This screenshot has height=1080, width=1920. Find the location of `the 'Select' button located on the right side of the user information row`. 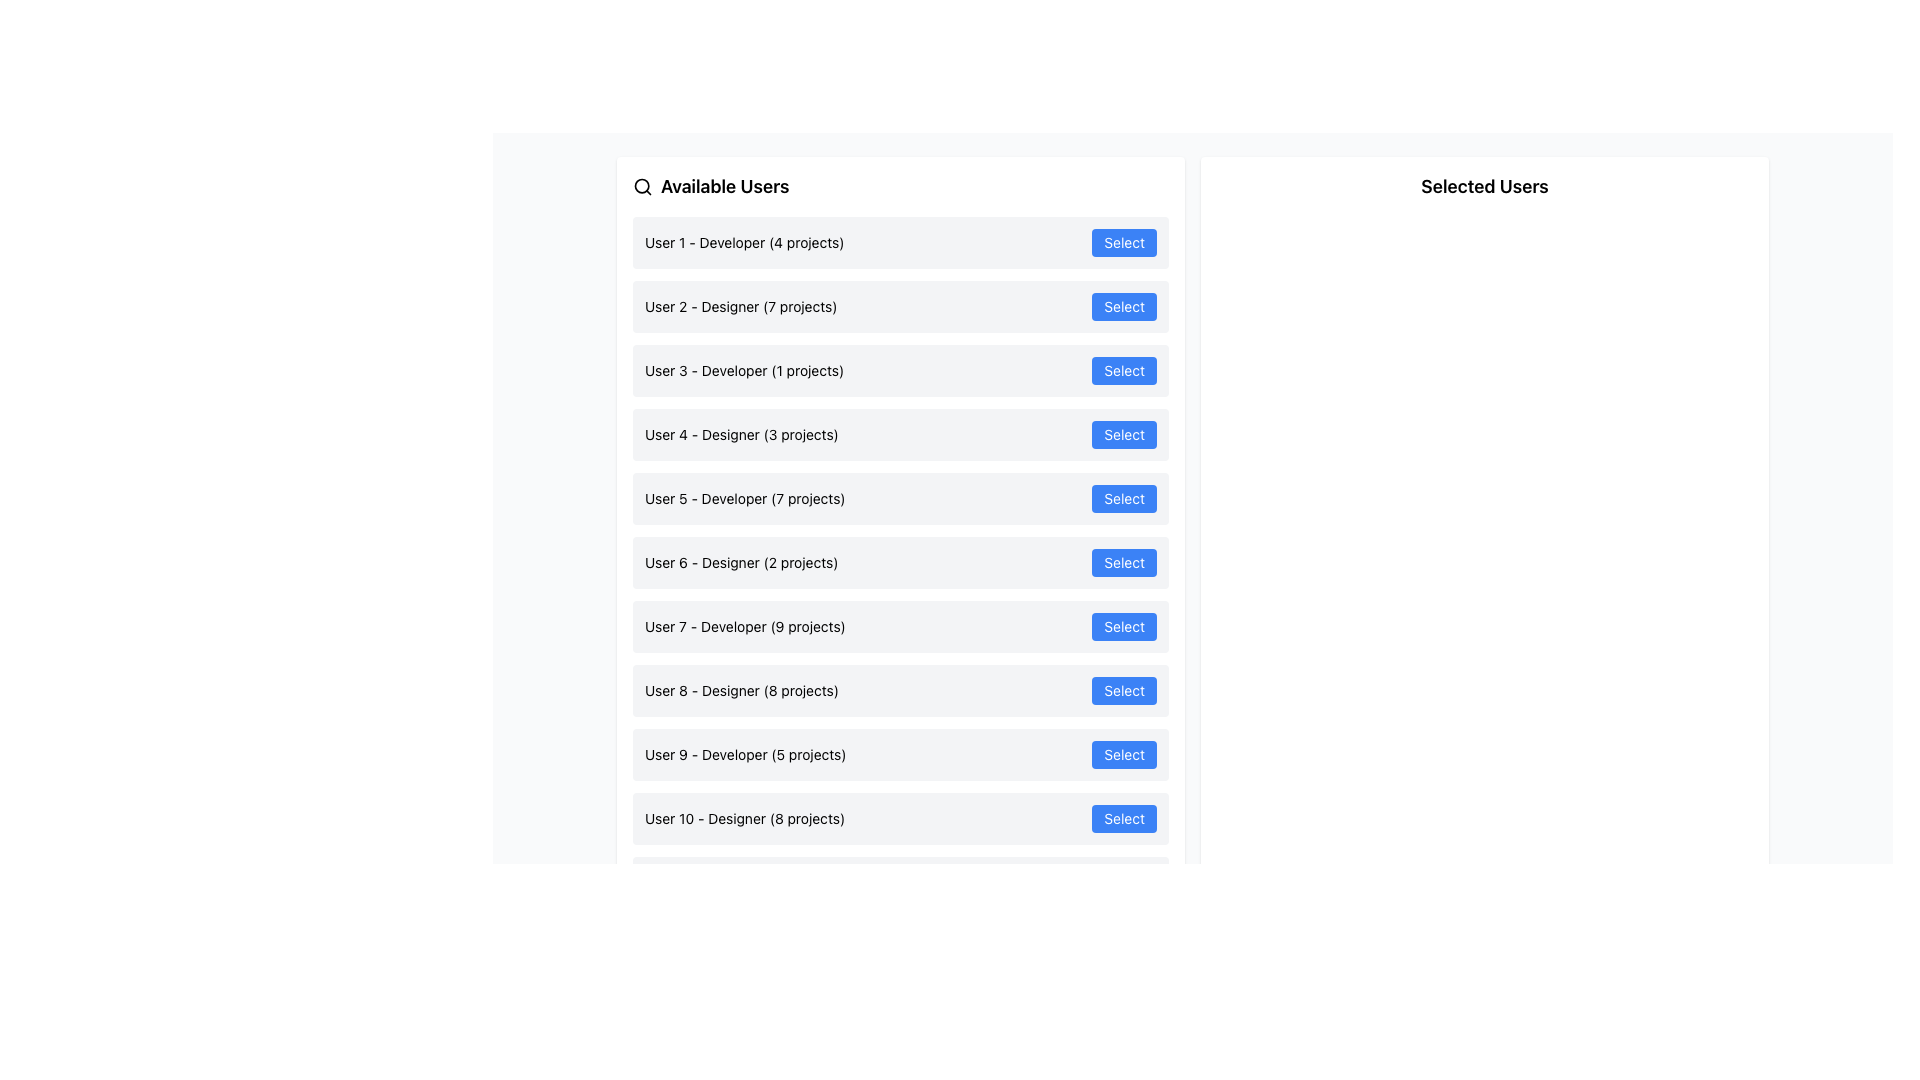

the 'Select' button located on the right side of the user information row is located at coordinates (1124, 370).